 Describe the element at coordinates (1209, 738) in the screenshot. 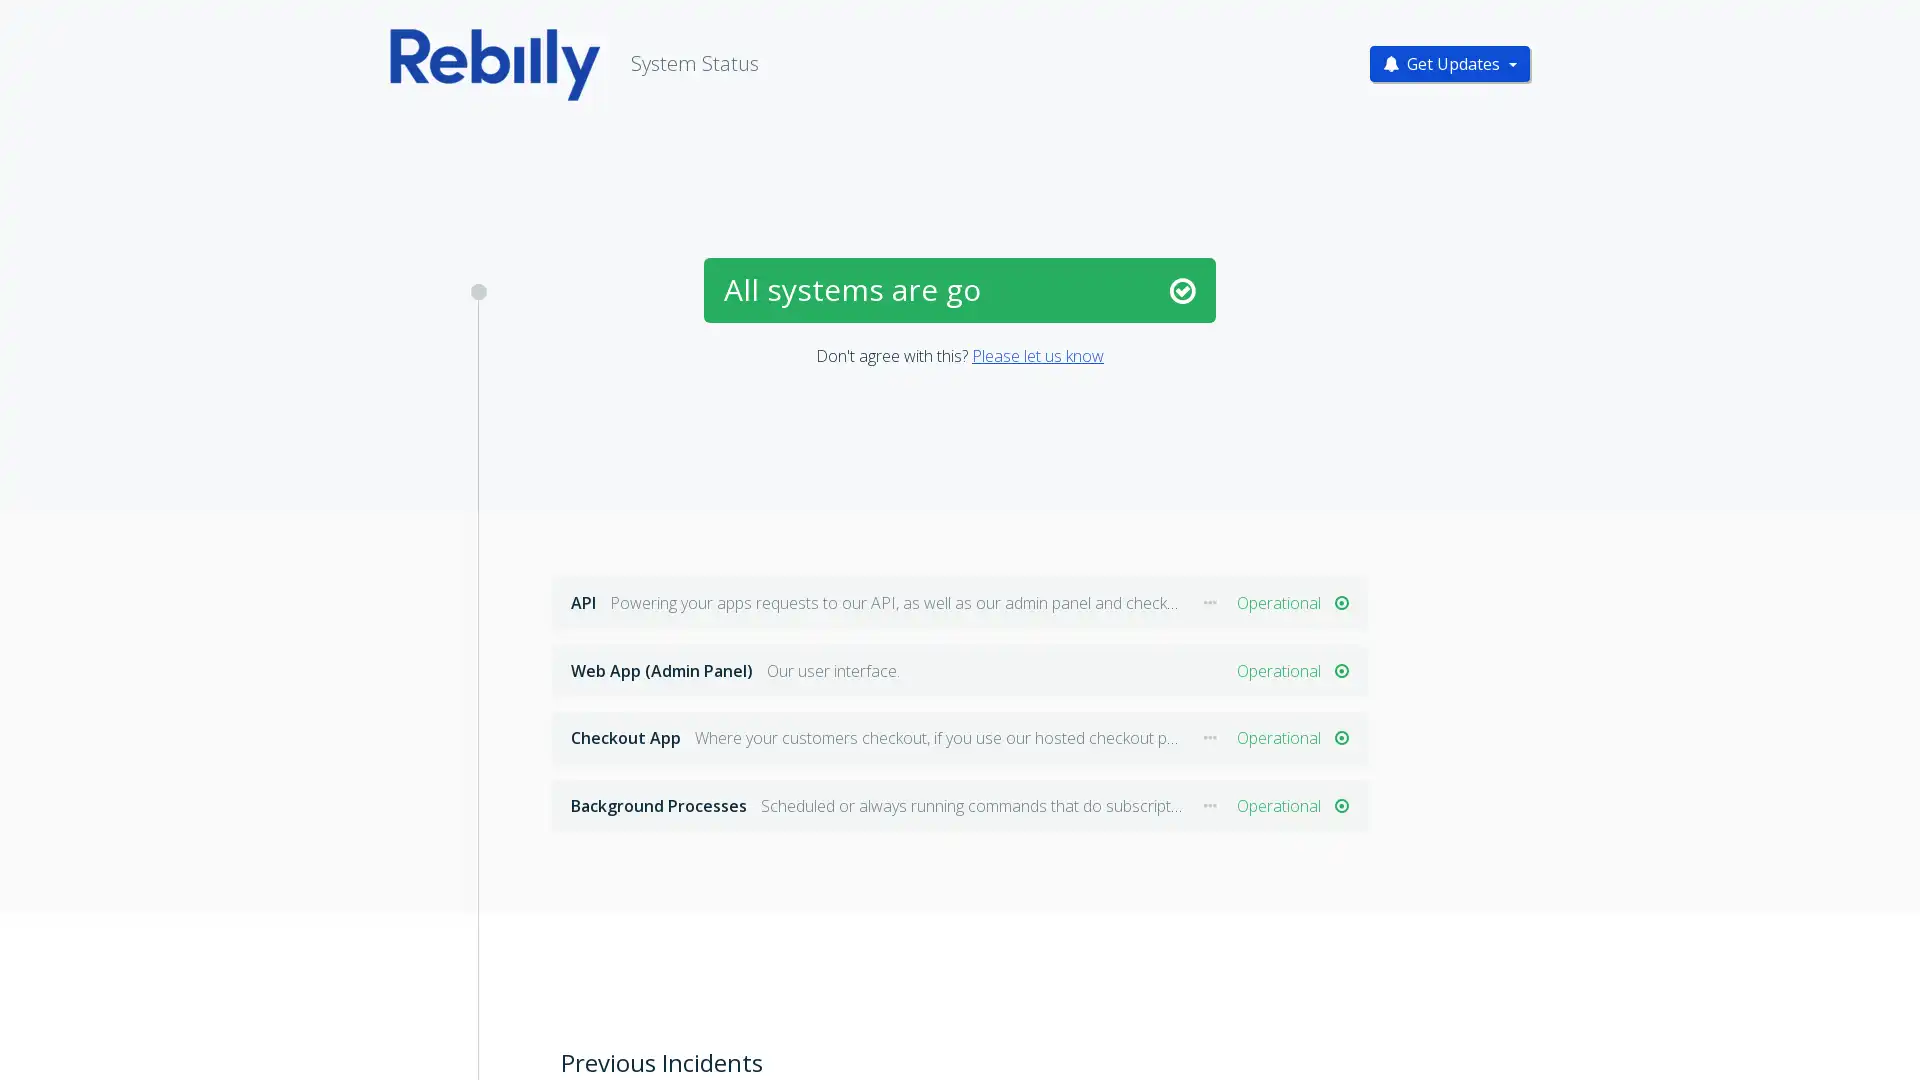

I see `Click here to view the full description for this component` at that location.